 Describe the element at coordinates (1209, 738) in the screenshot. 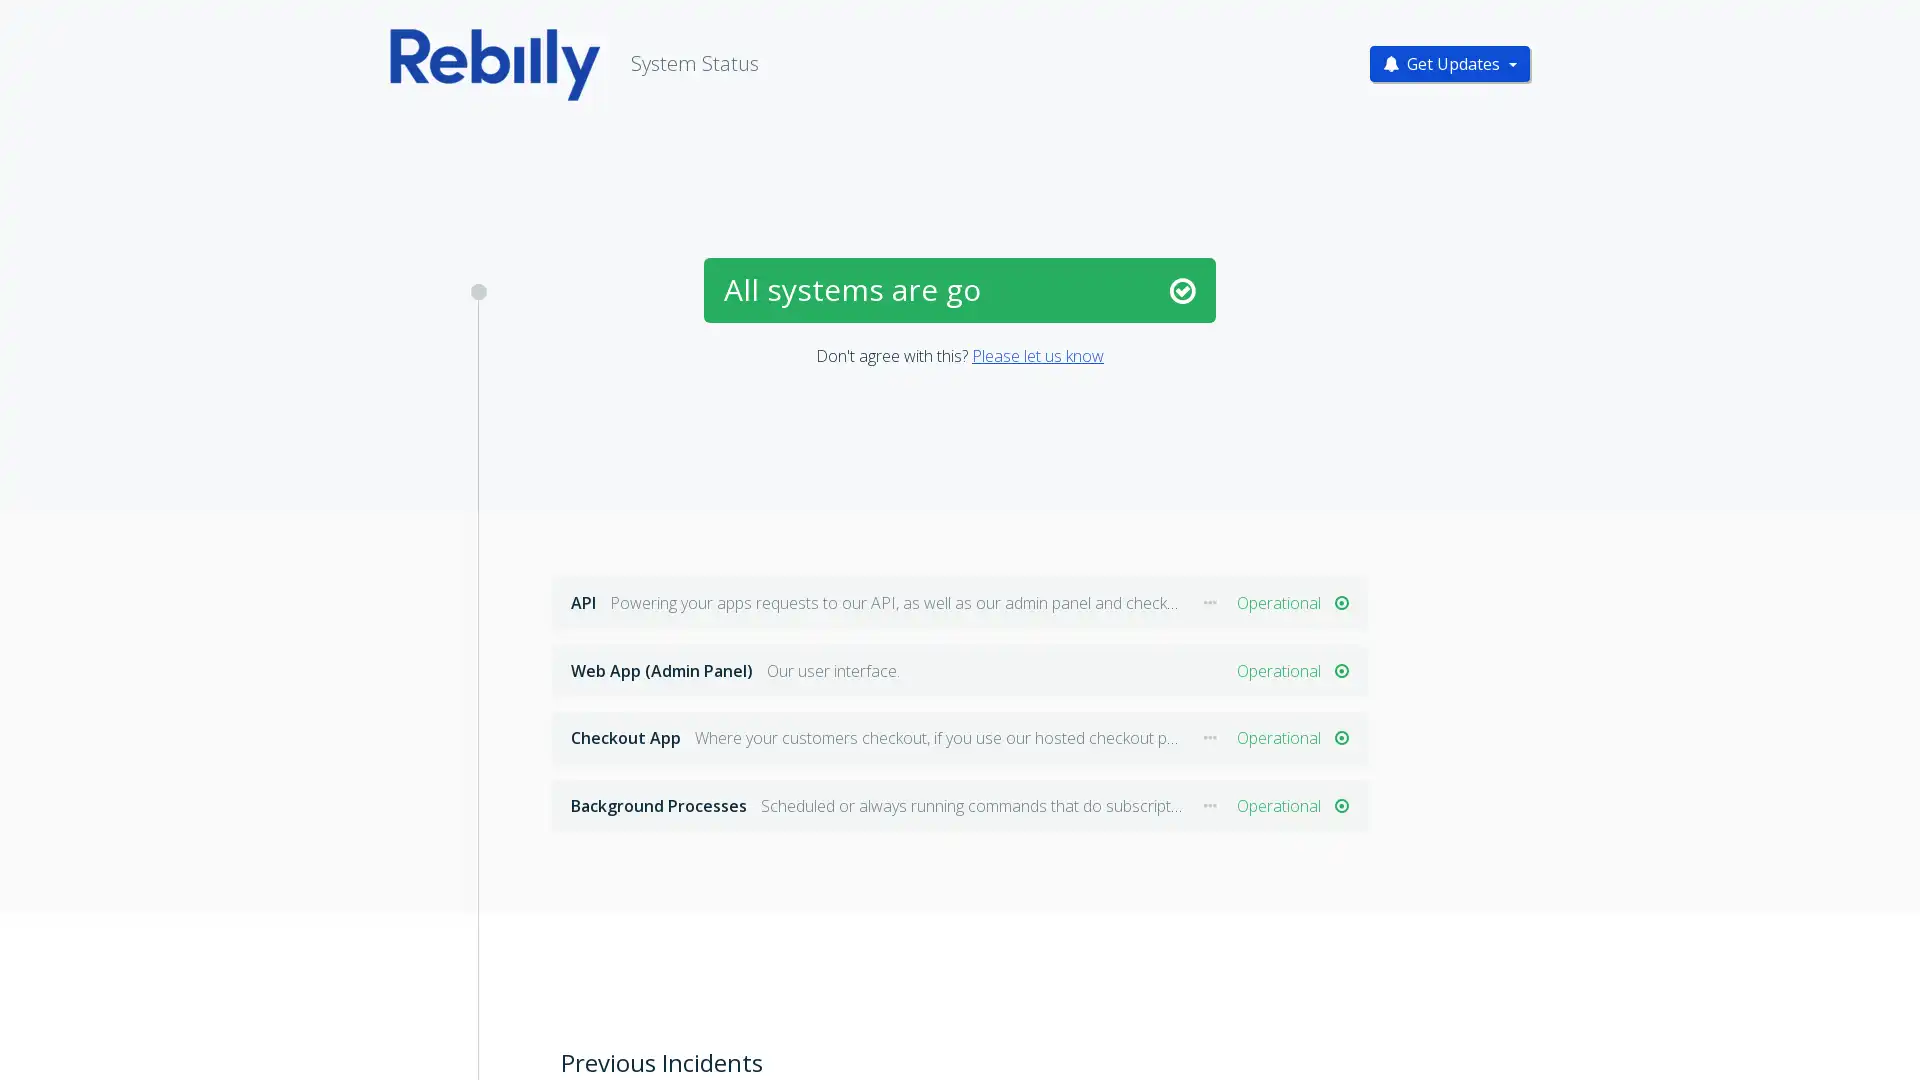

I see `Click here to view the full description for this component` at that location.